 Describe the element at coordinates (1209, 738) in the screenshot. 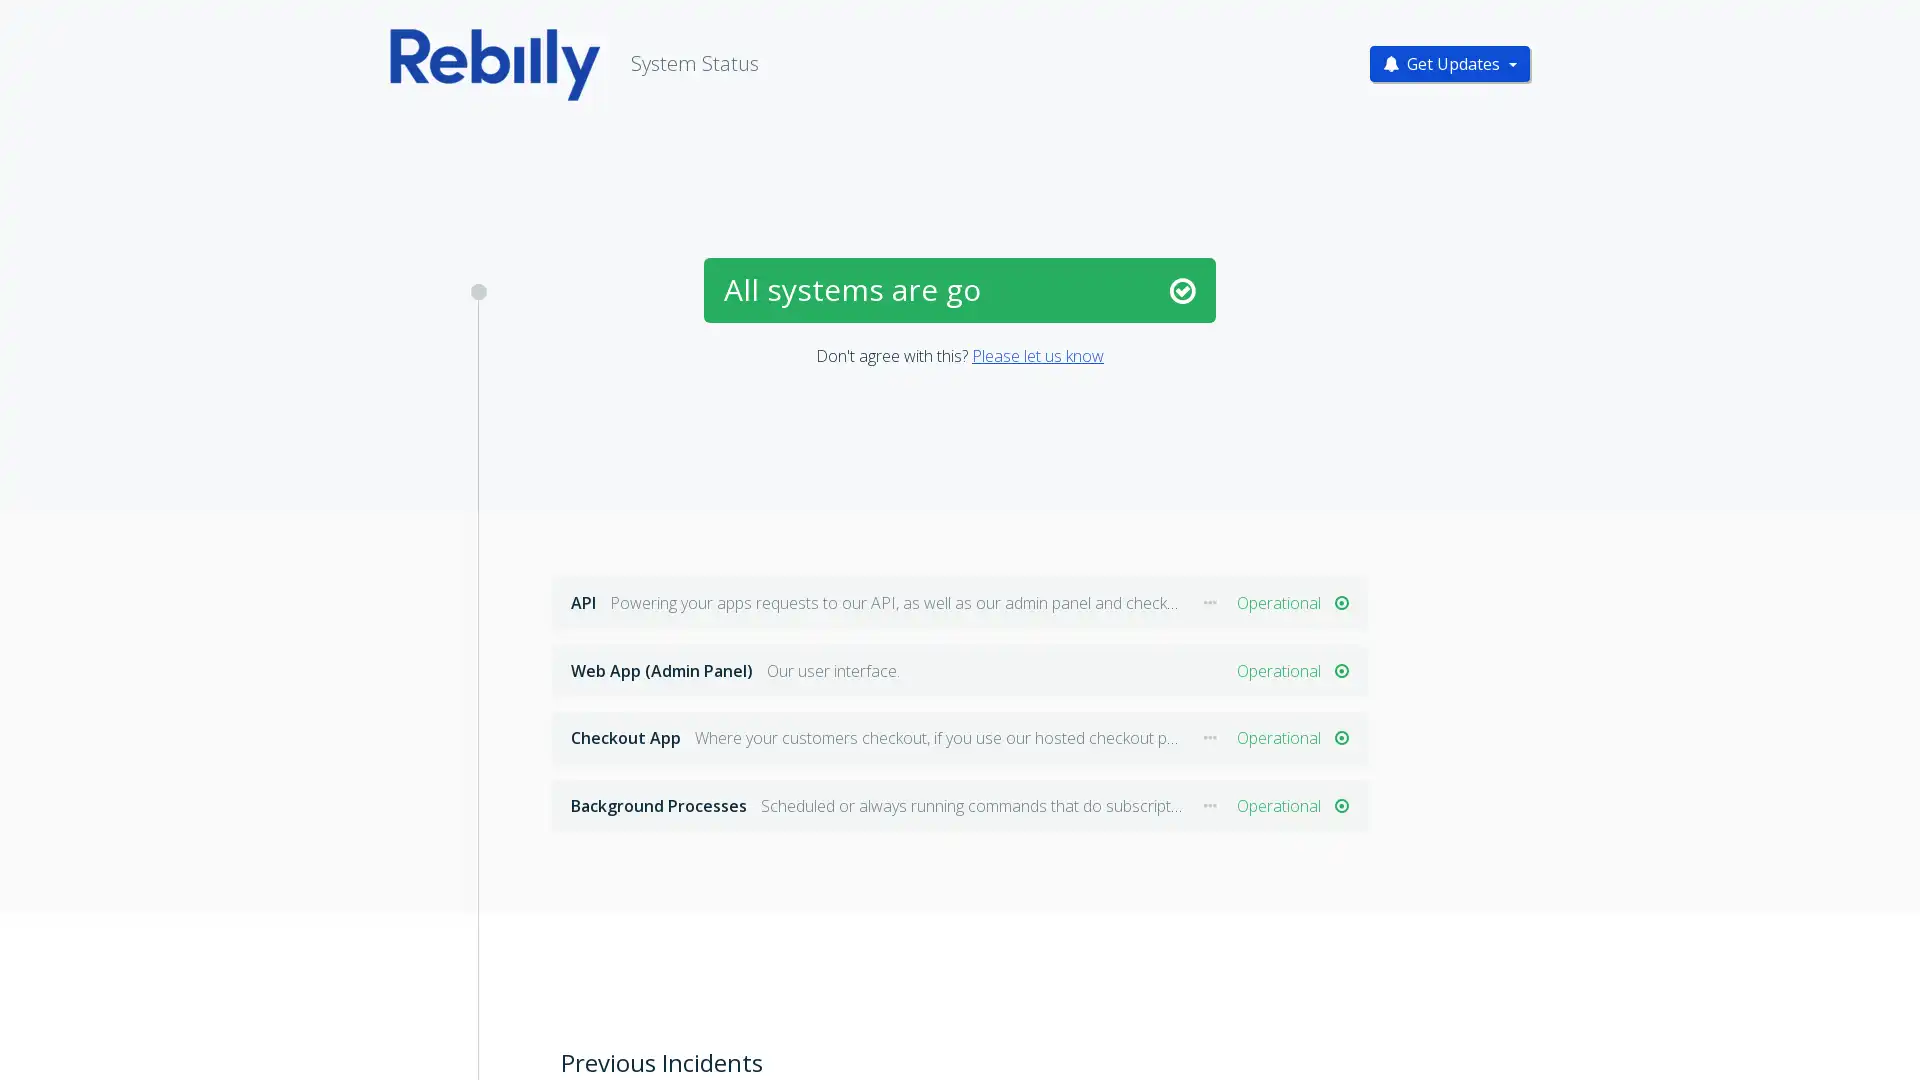

I see `Click here to view the full description for this component` at that location.